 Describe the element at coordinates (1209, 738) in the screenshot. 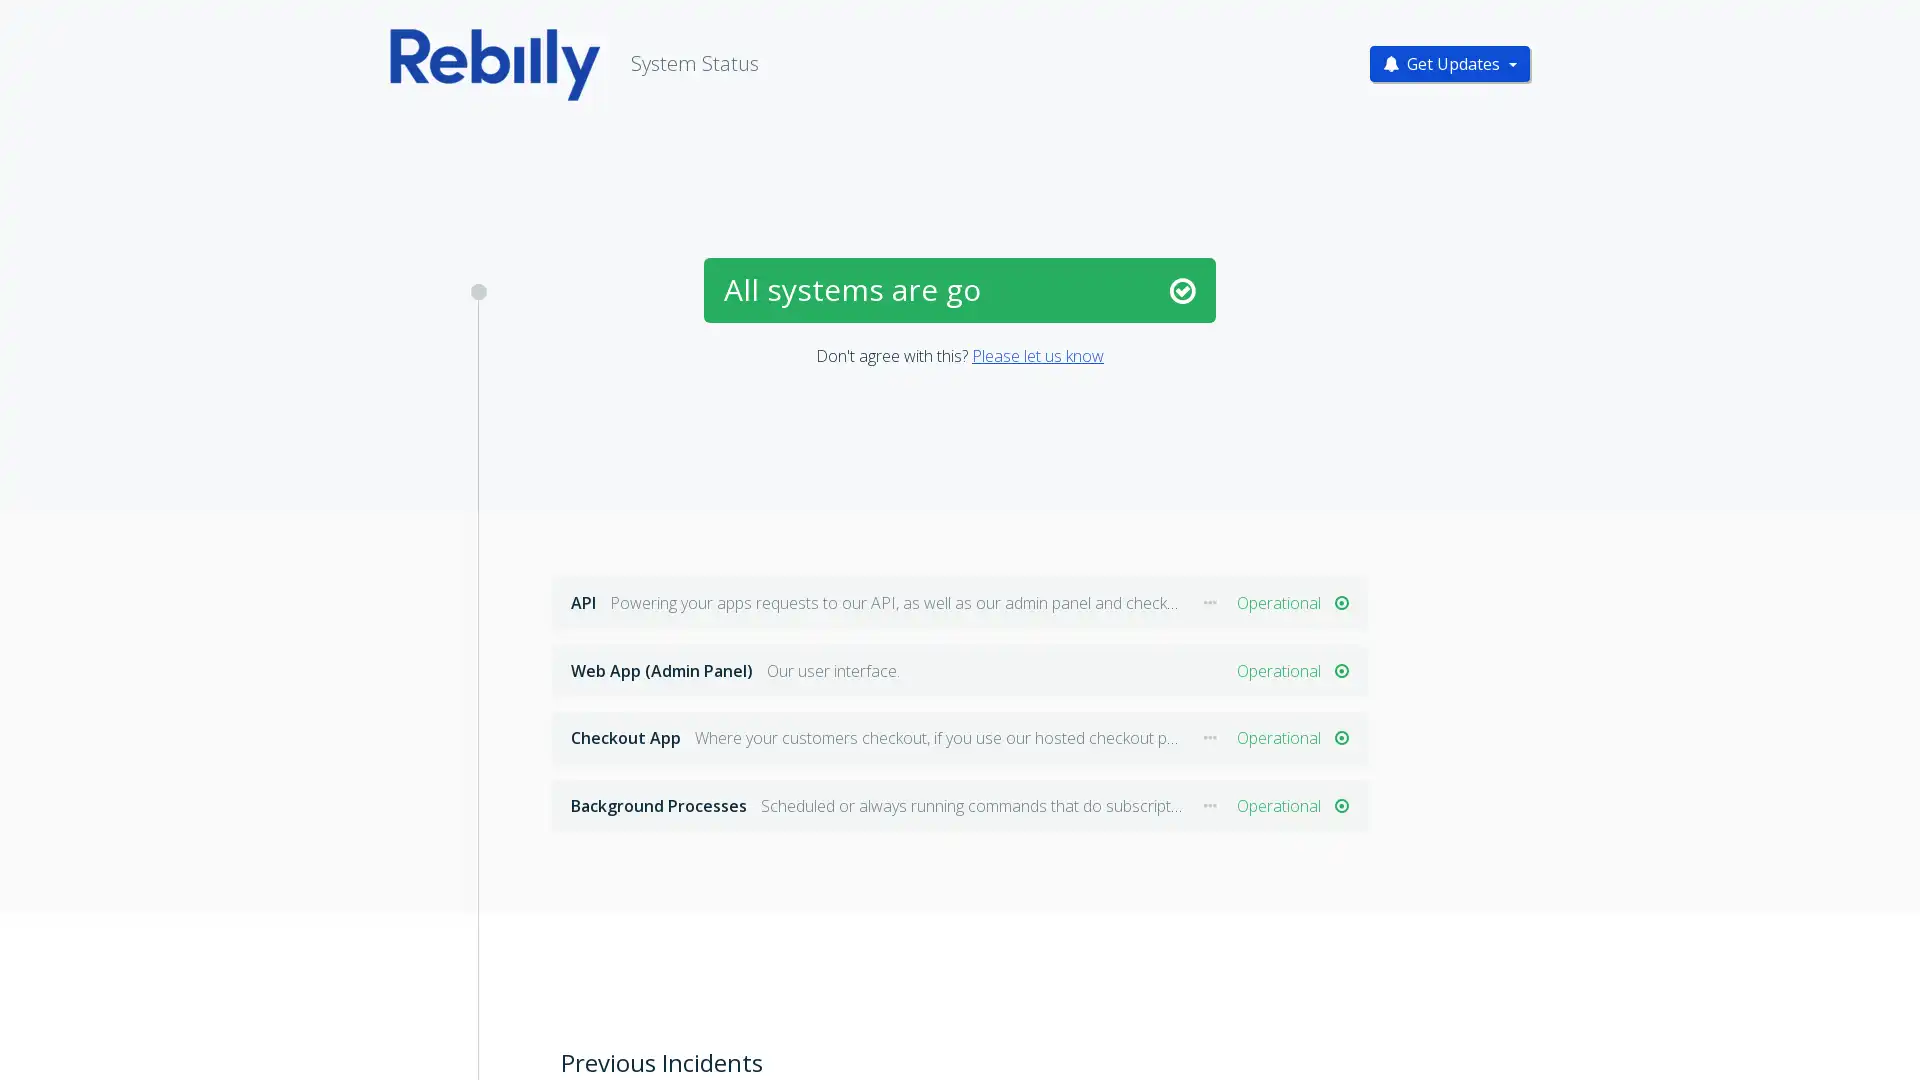

I see `Click here to view the full description for this component` at that location.